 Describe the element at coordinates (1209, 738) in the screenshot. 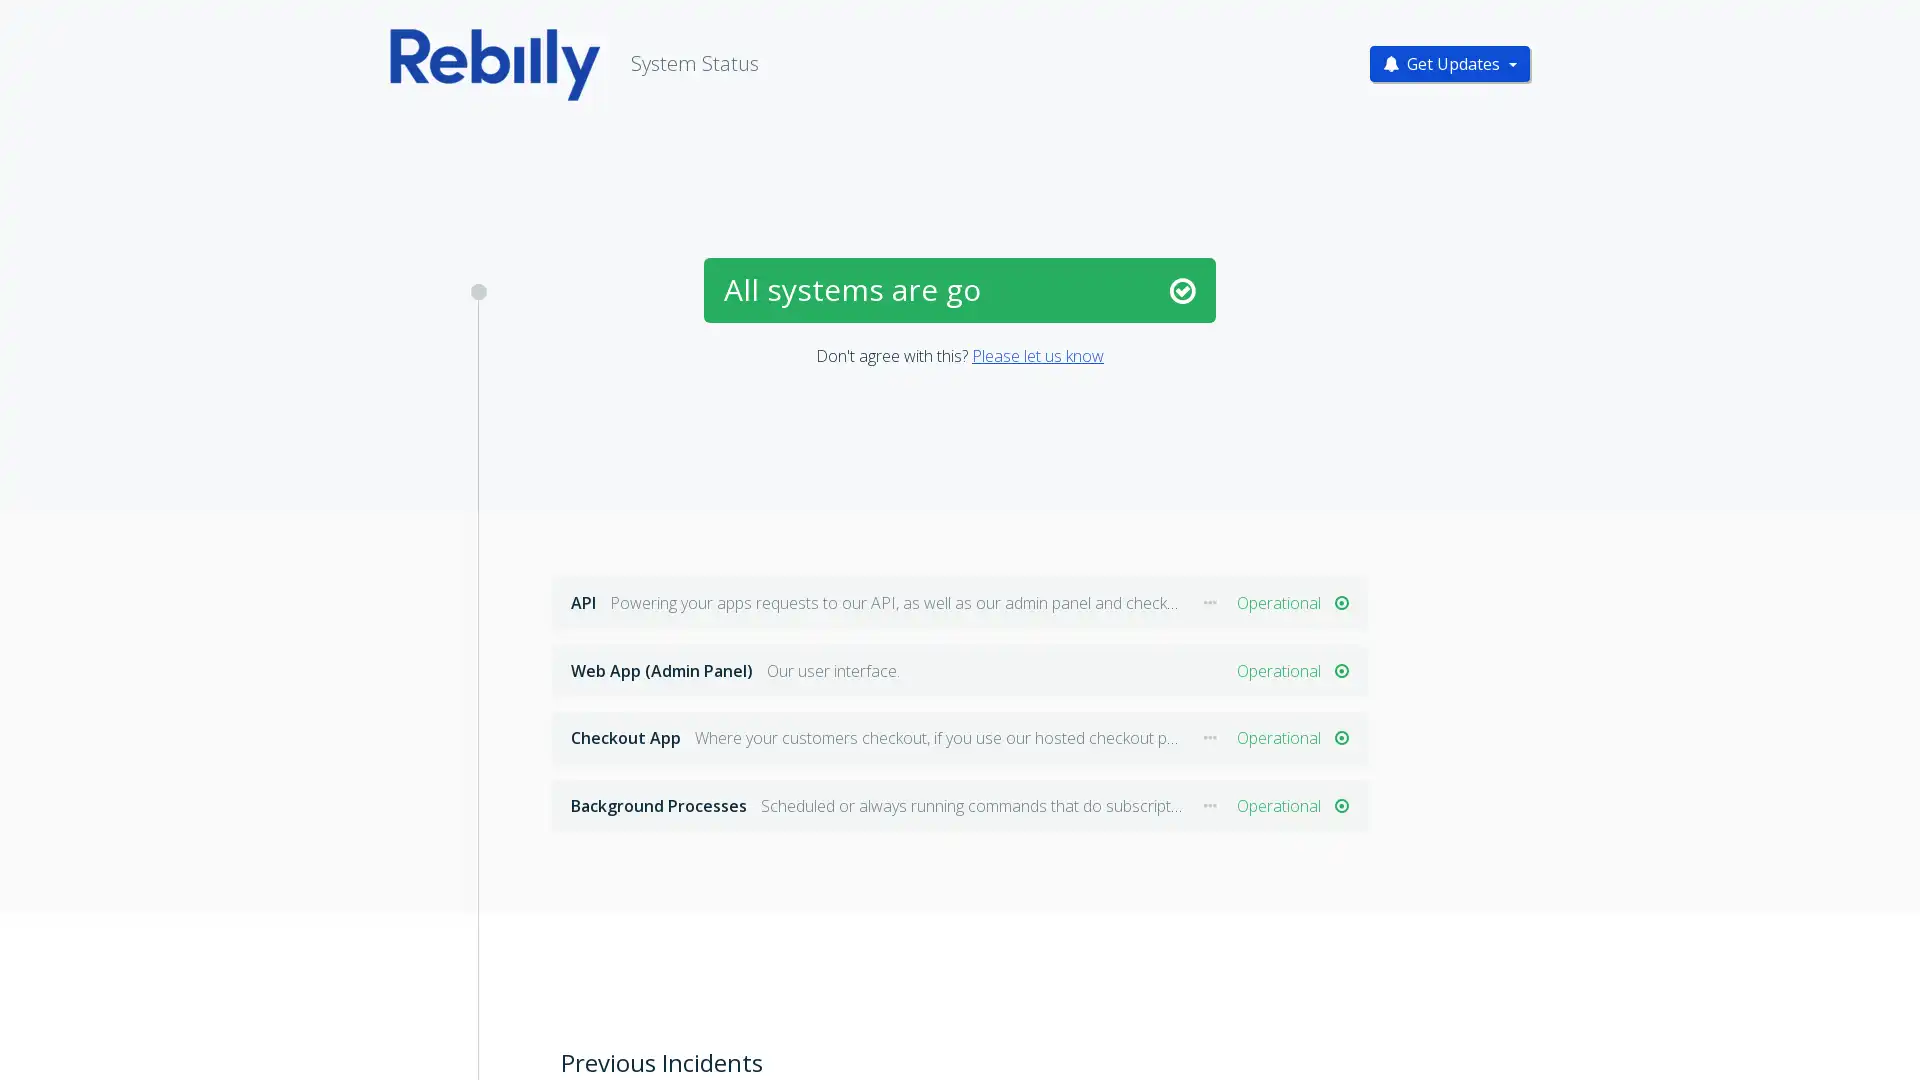

I see `Click here to view the full description for this component` at that location.